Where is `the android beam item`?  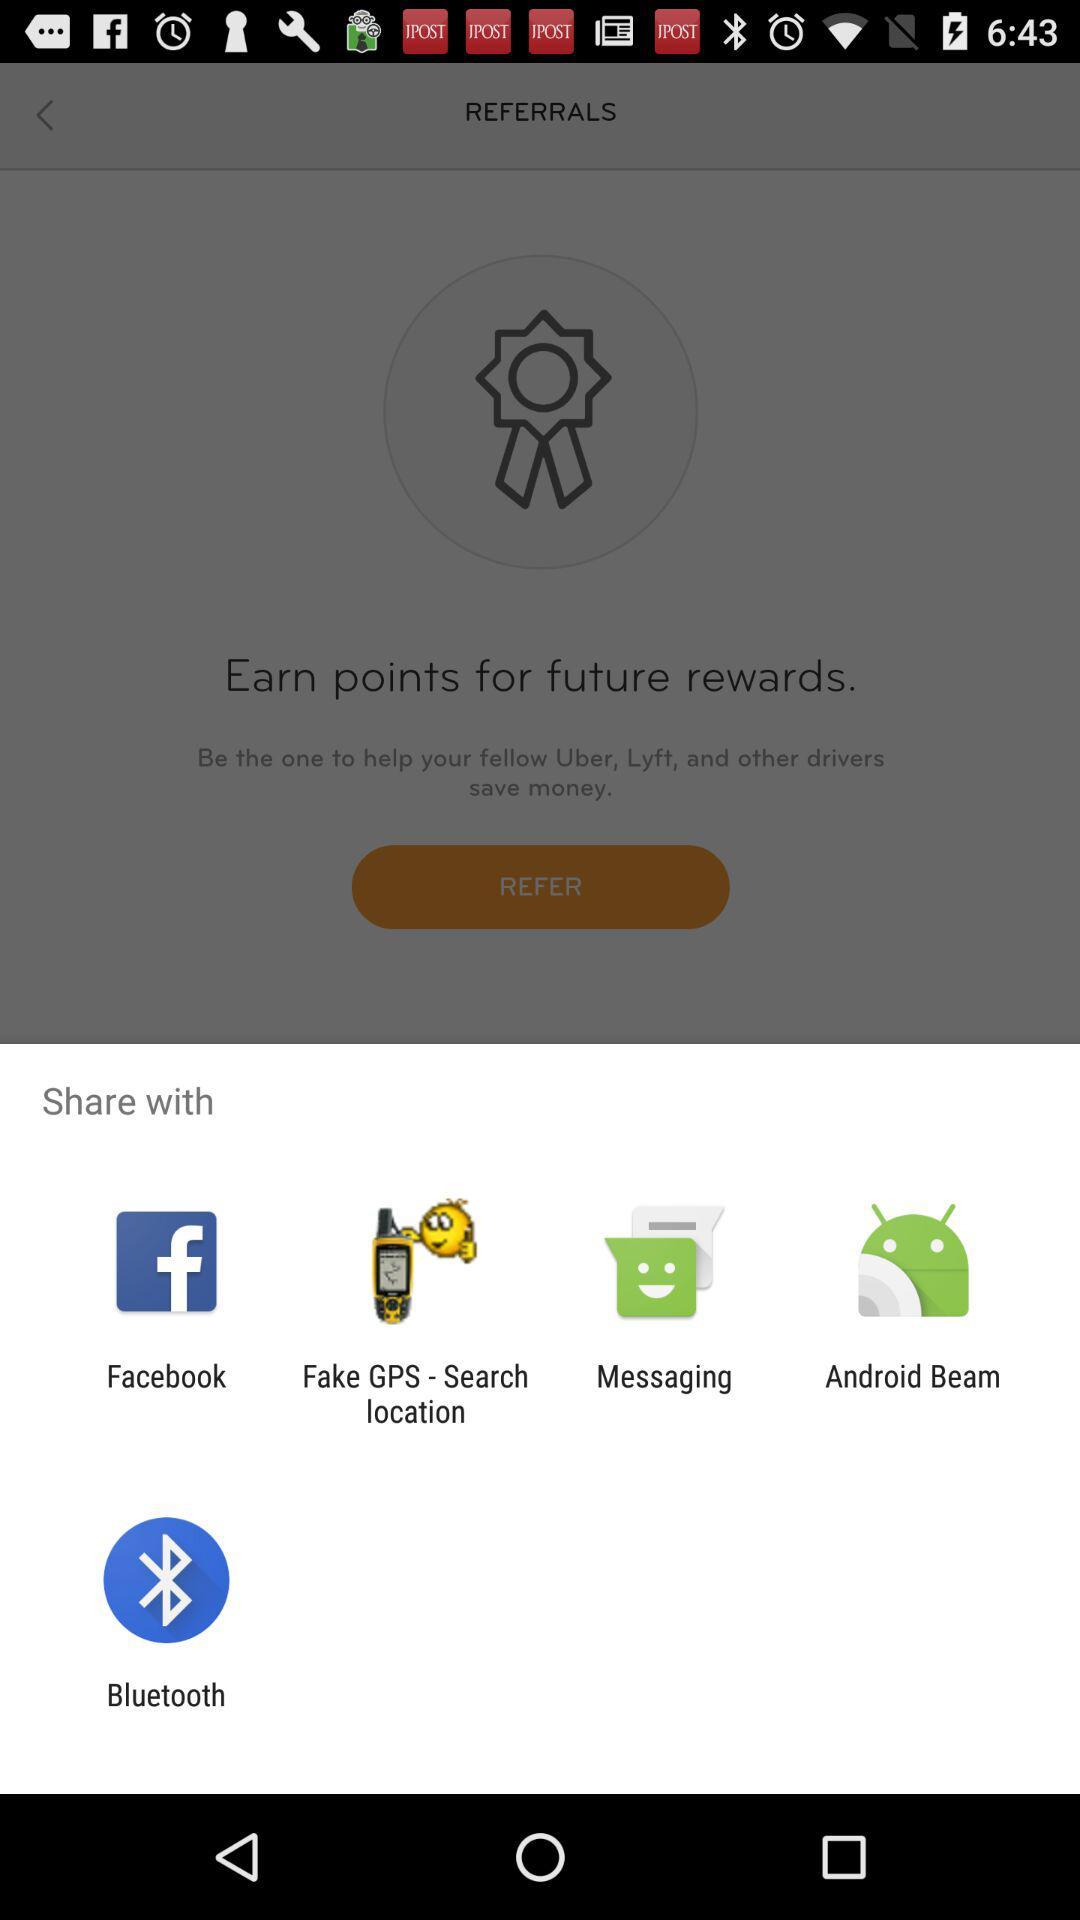
the android beam item is located at coordinates (913, 1392).